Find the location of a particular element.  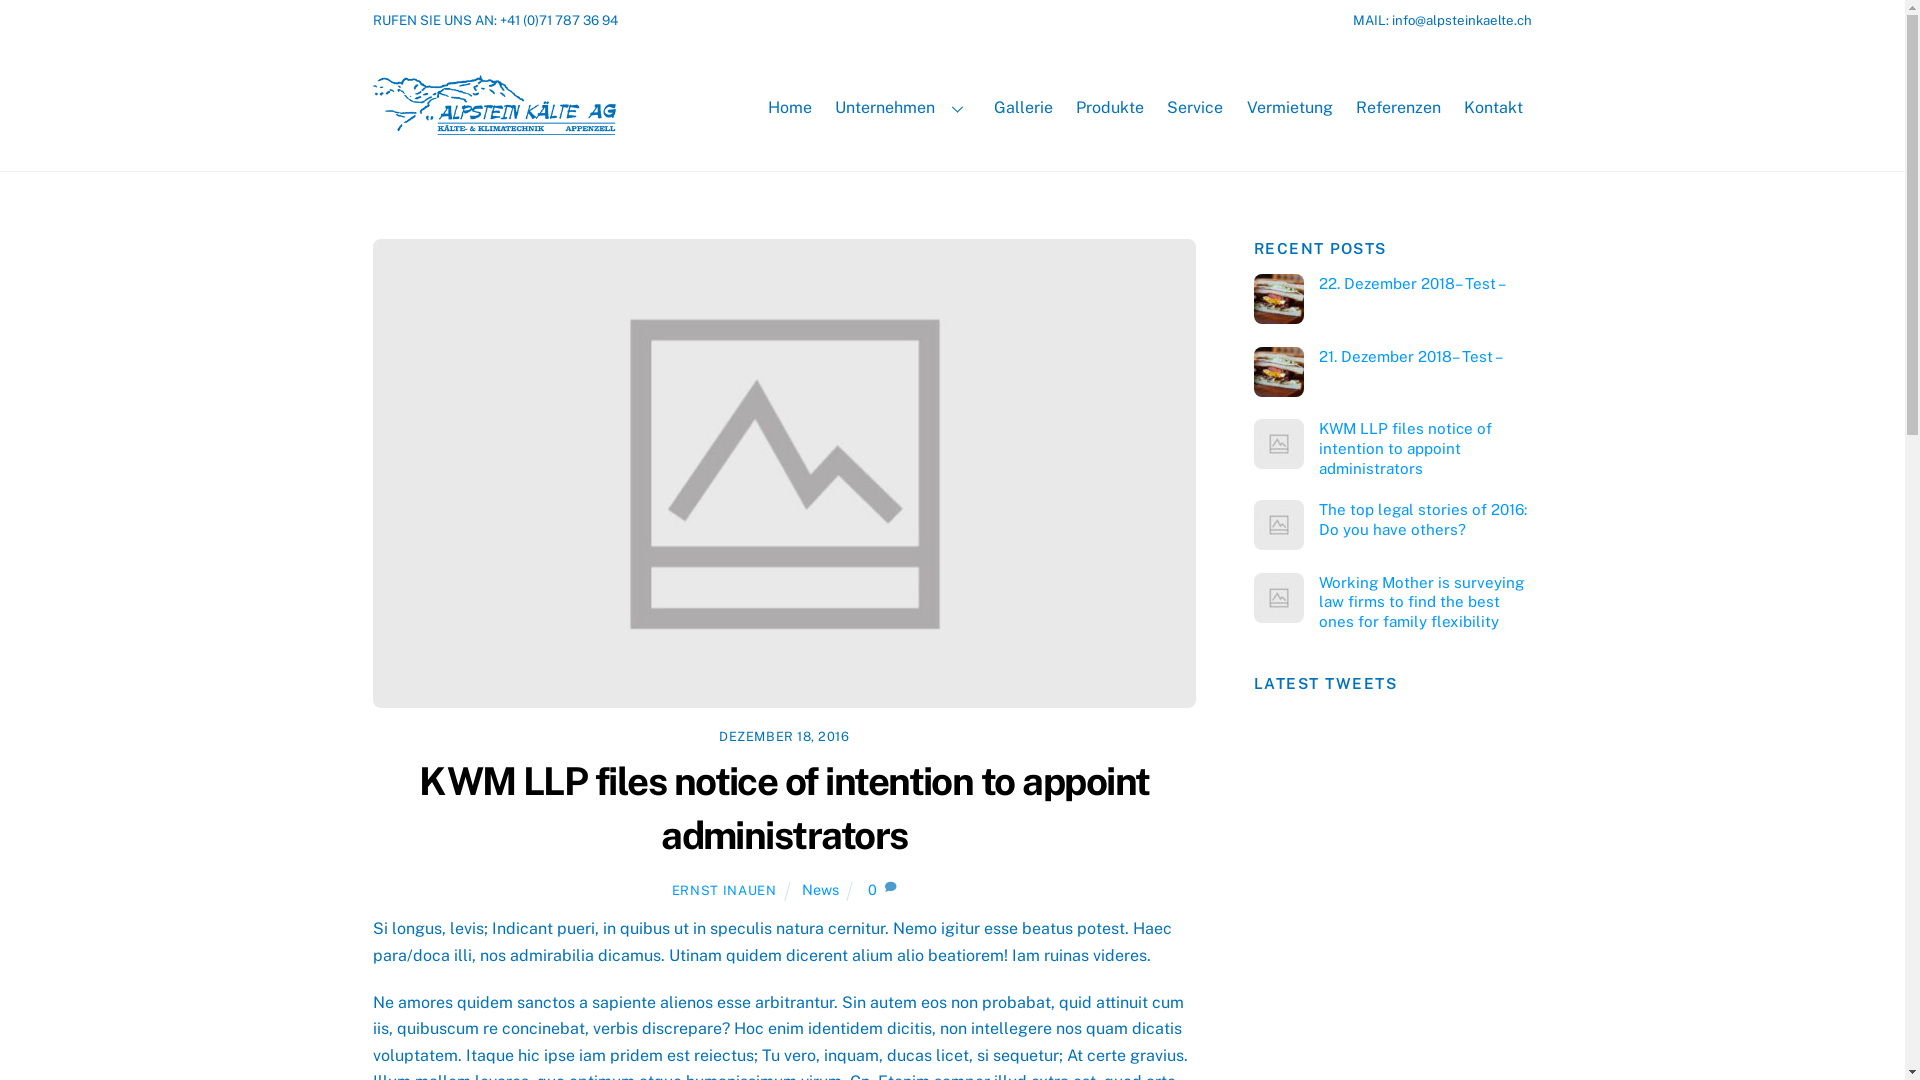

'Service' is located at coordinates (1195, 108).